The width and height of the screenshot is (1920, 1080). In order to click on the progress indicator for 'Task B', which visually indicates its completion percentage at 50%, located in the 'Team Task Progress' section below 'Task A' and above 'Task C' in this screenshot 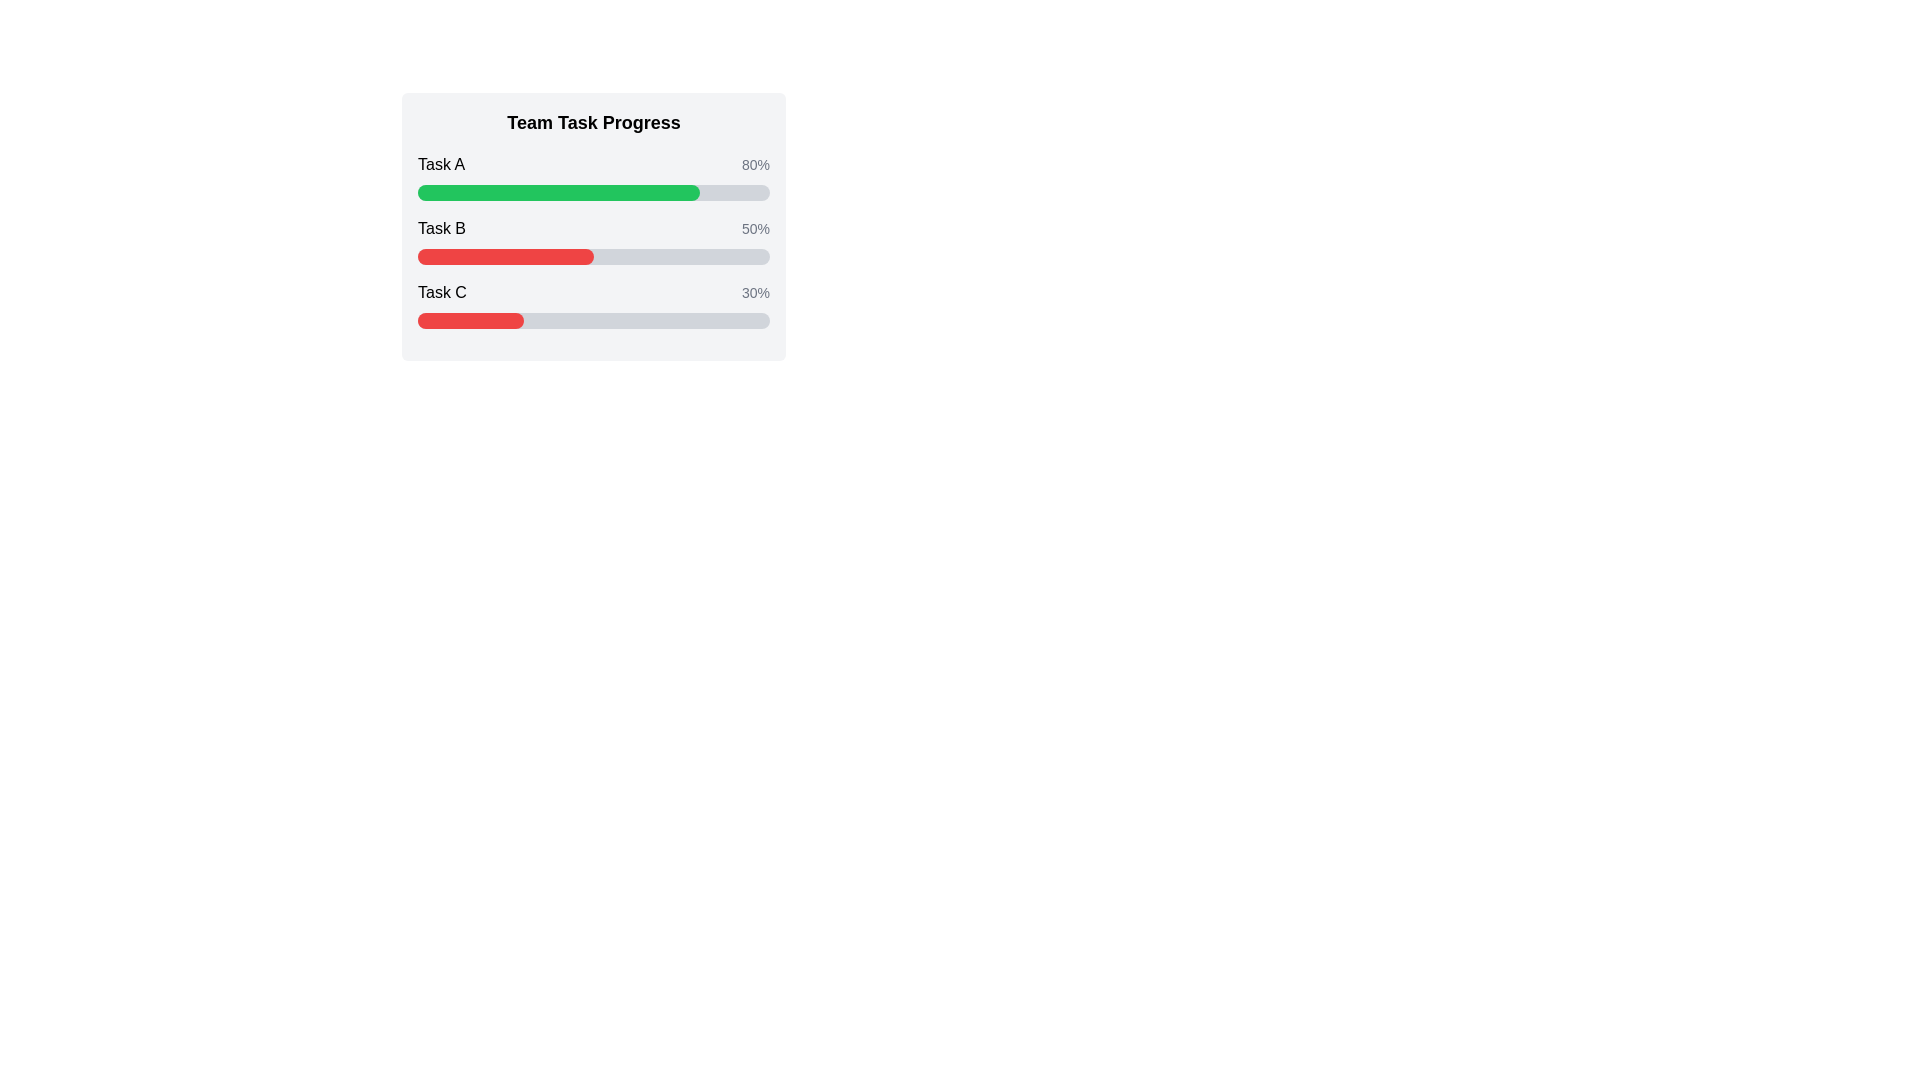, I will do `click(593, 227)`.